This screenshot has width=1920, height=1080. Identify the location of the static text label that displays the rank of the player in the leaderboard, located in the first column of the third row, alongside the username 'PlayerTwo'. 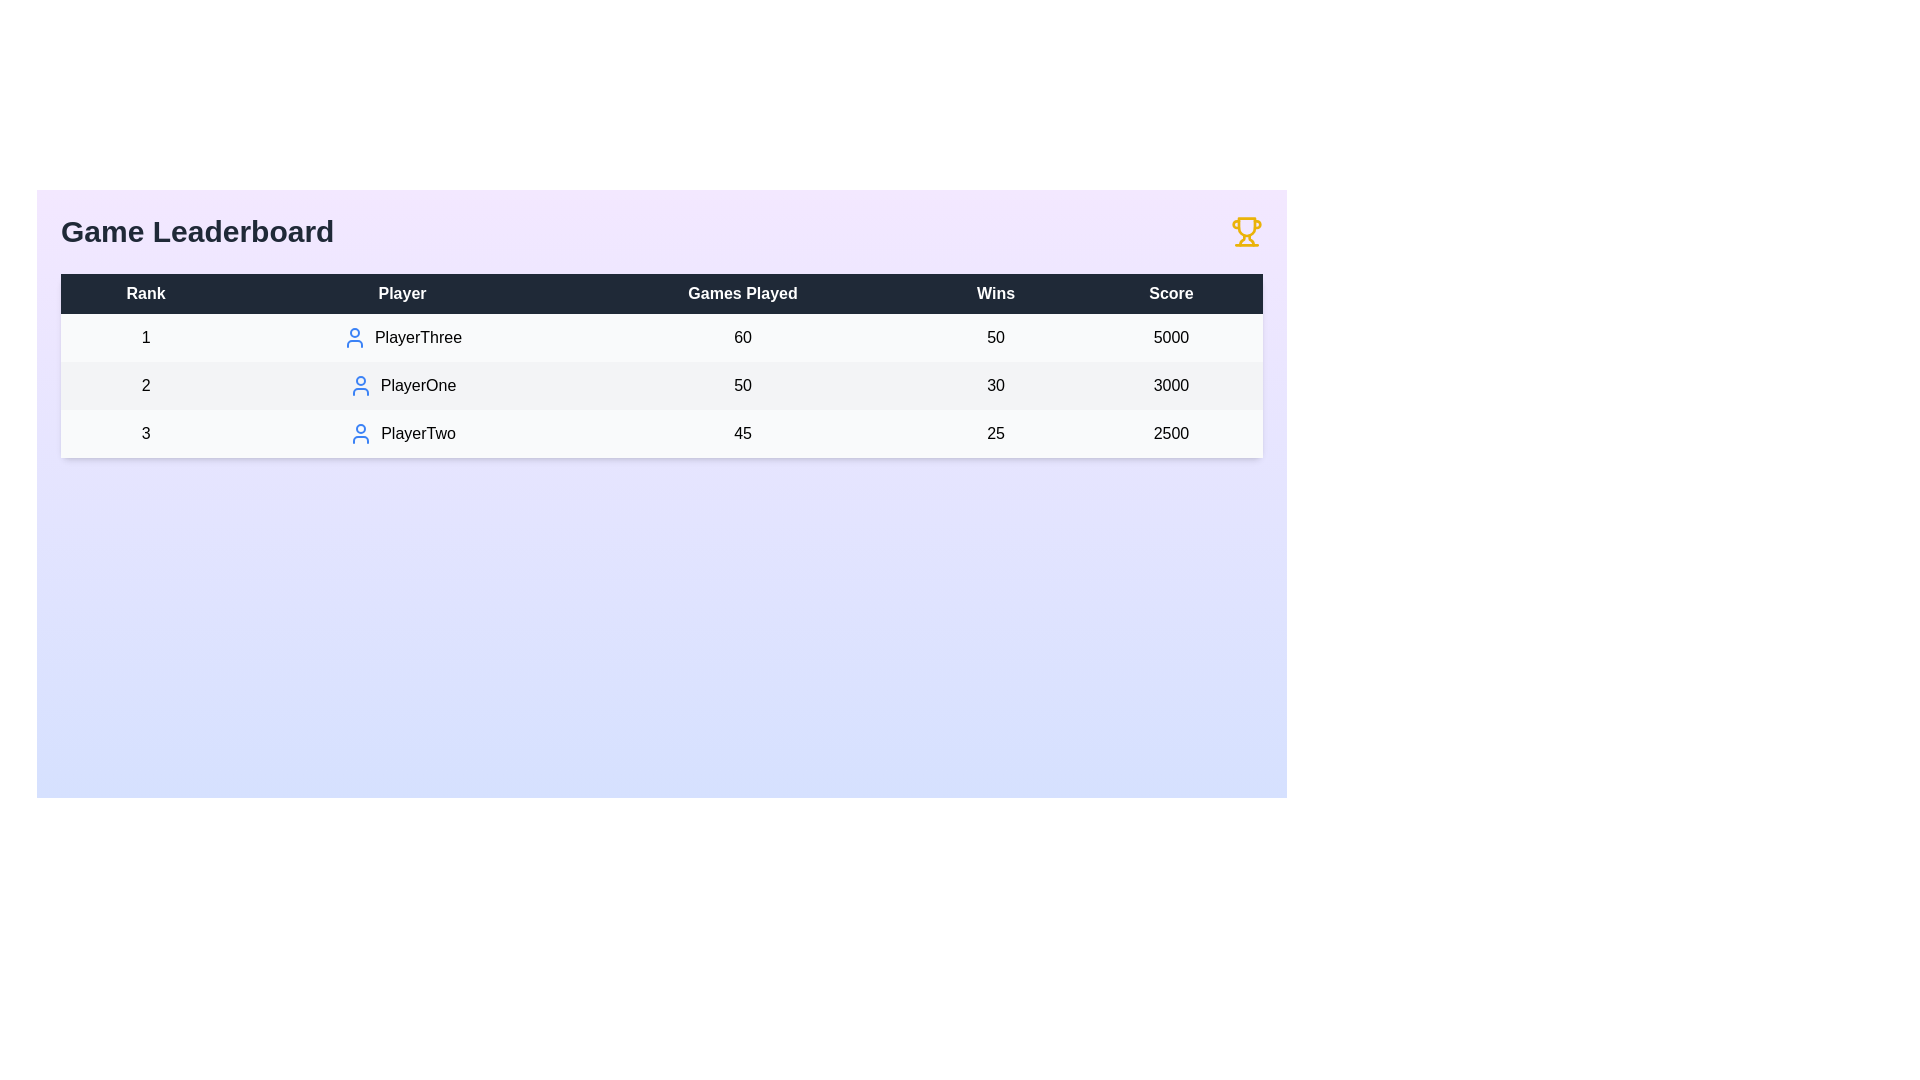
(145, 433).